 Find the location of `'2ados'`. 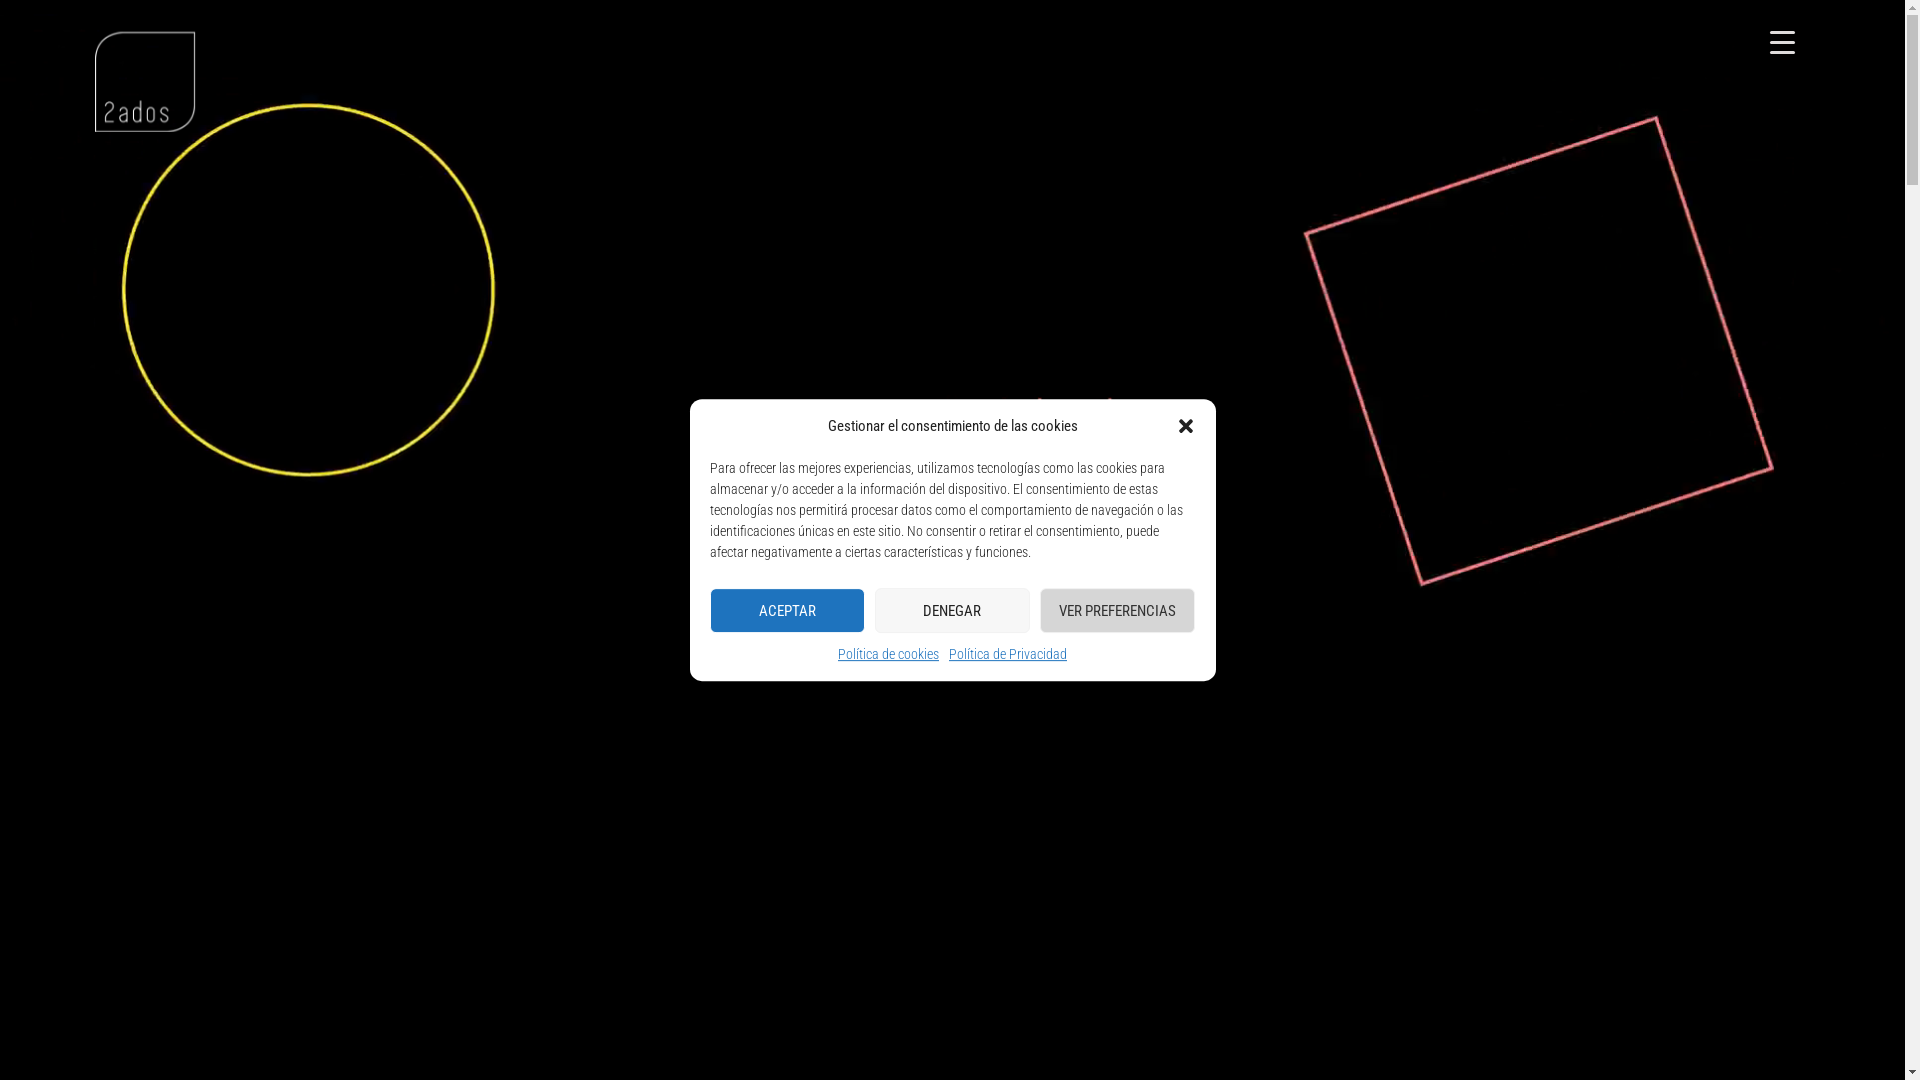

'2ados' is located at coordinates (143, 80).